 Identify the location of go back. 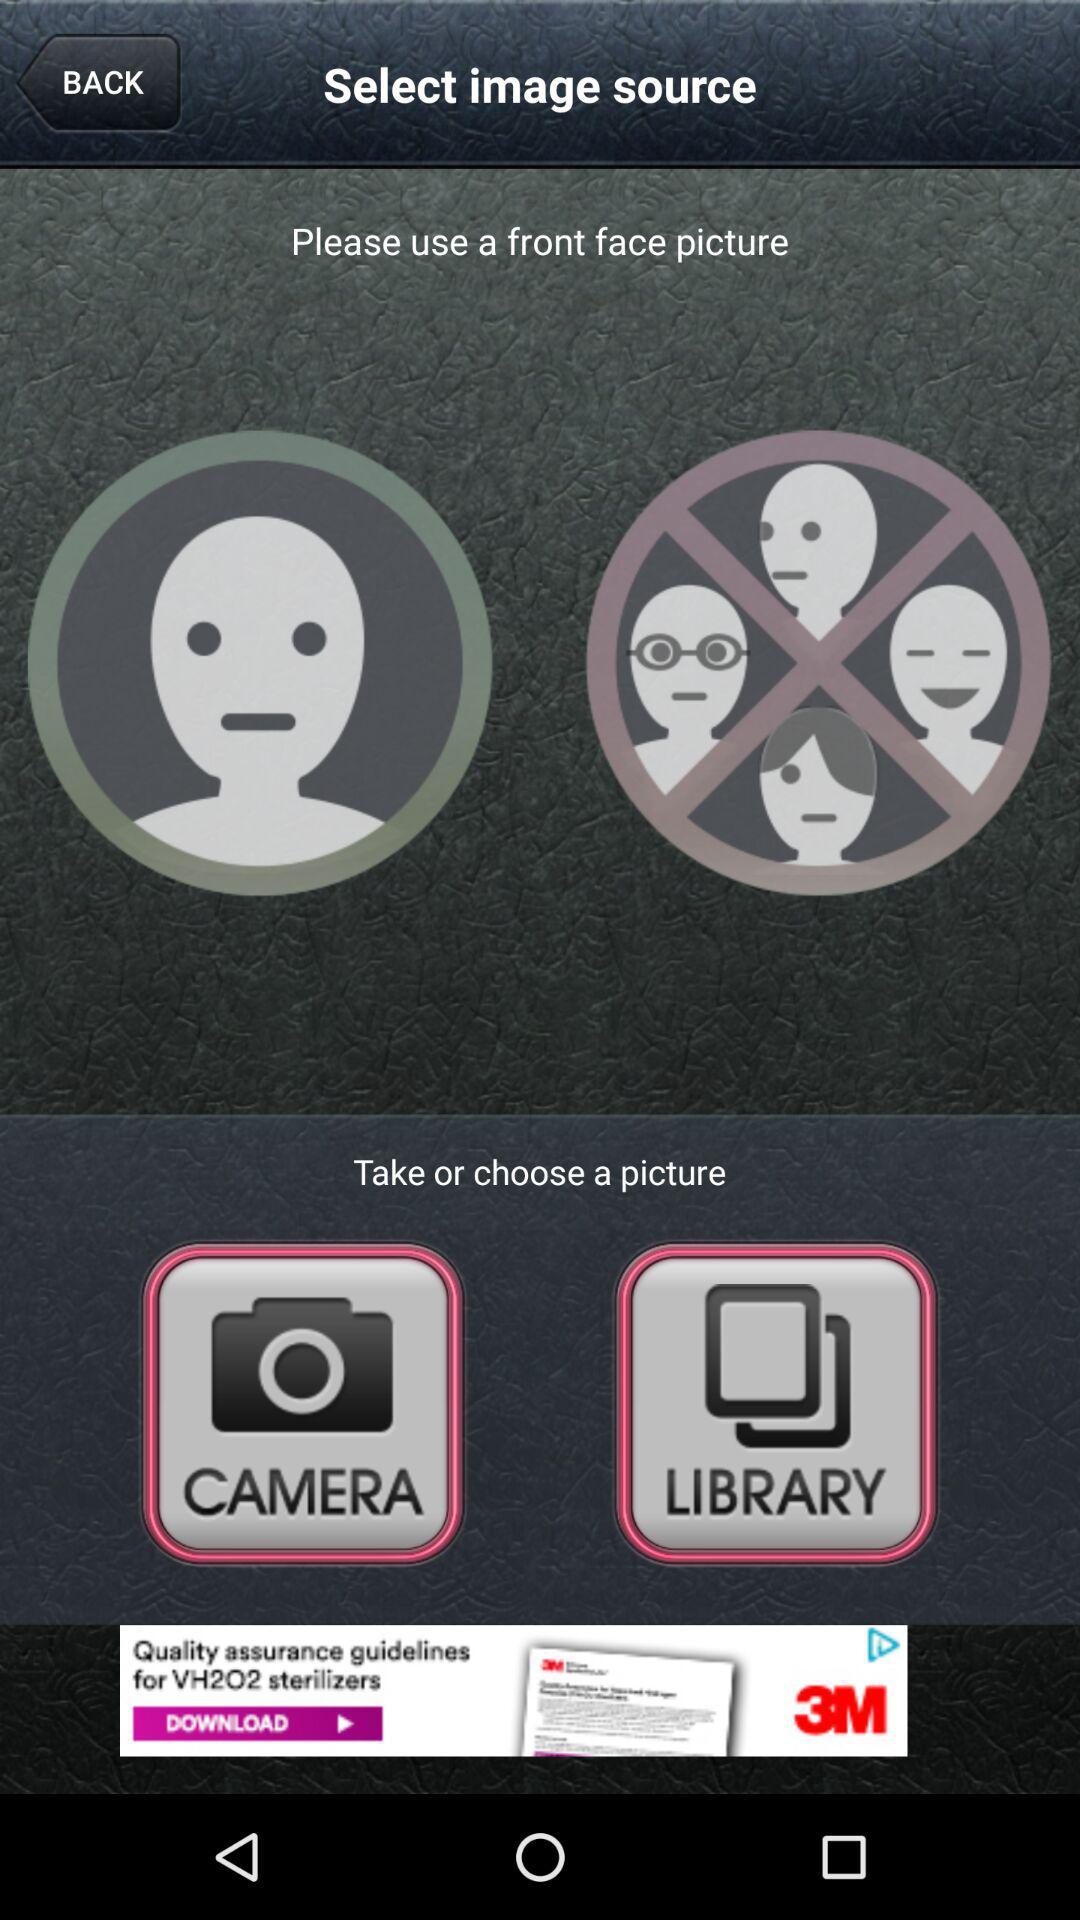
(775, 1401).